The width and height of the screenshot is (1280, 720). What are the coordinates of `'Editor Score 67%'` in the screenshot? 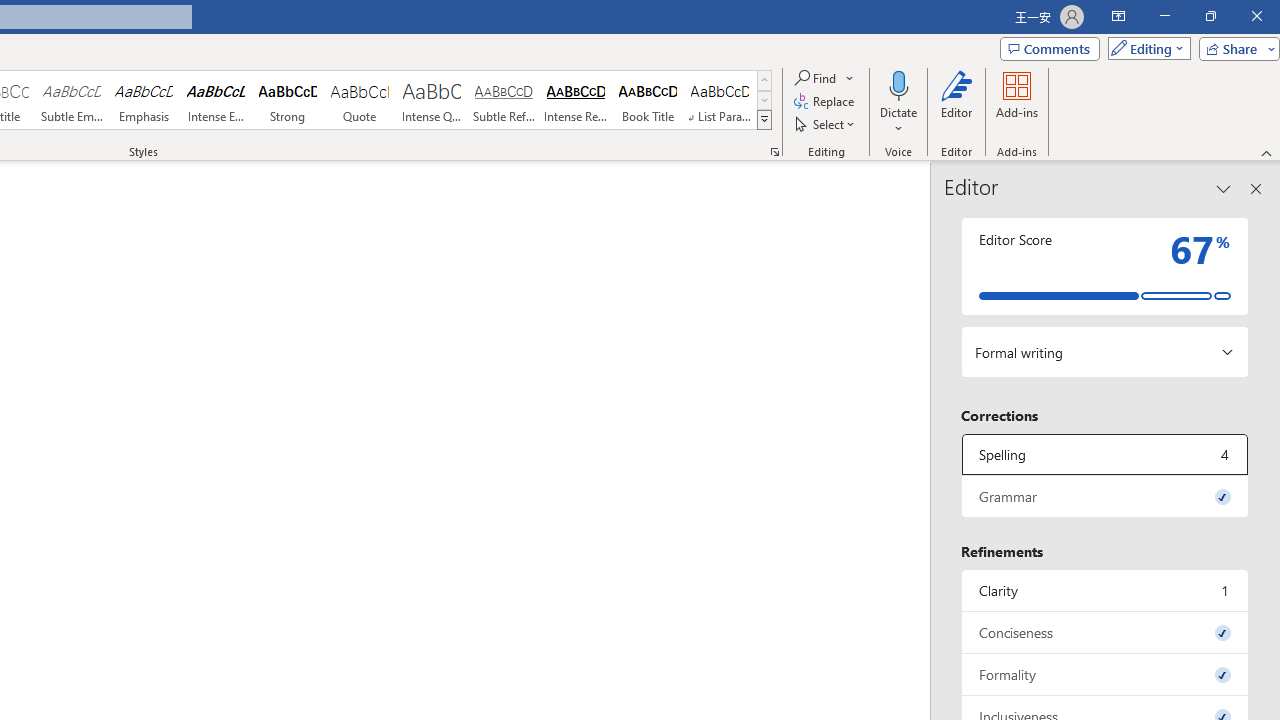 It's located at (1104, 265).